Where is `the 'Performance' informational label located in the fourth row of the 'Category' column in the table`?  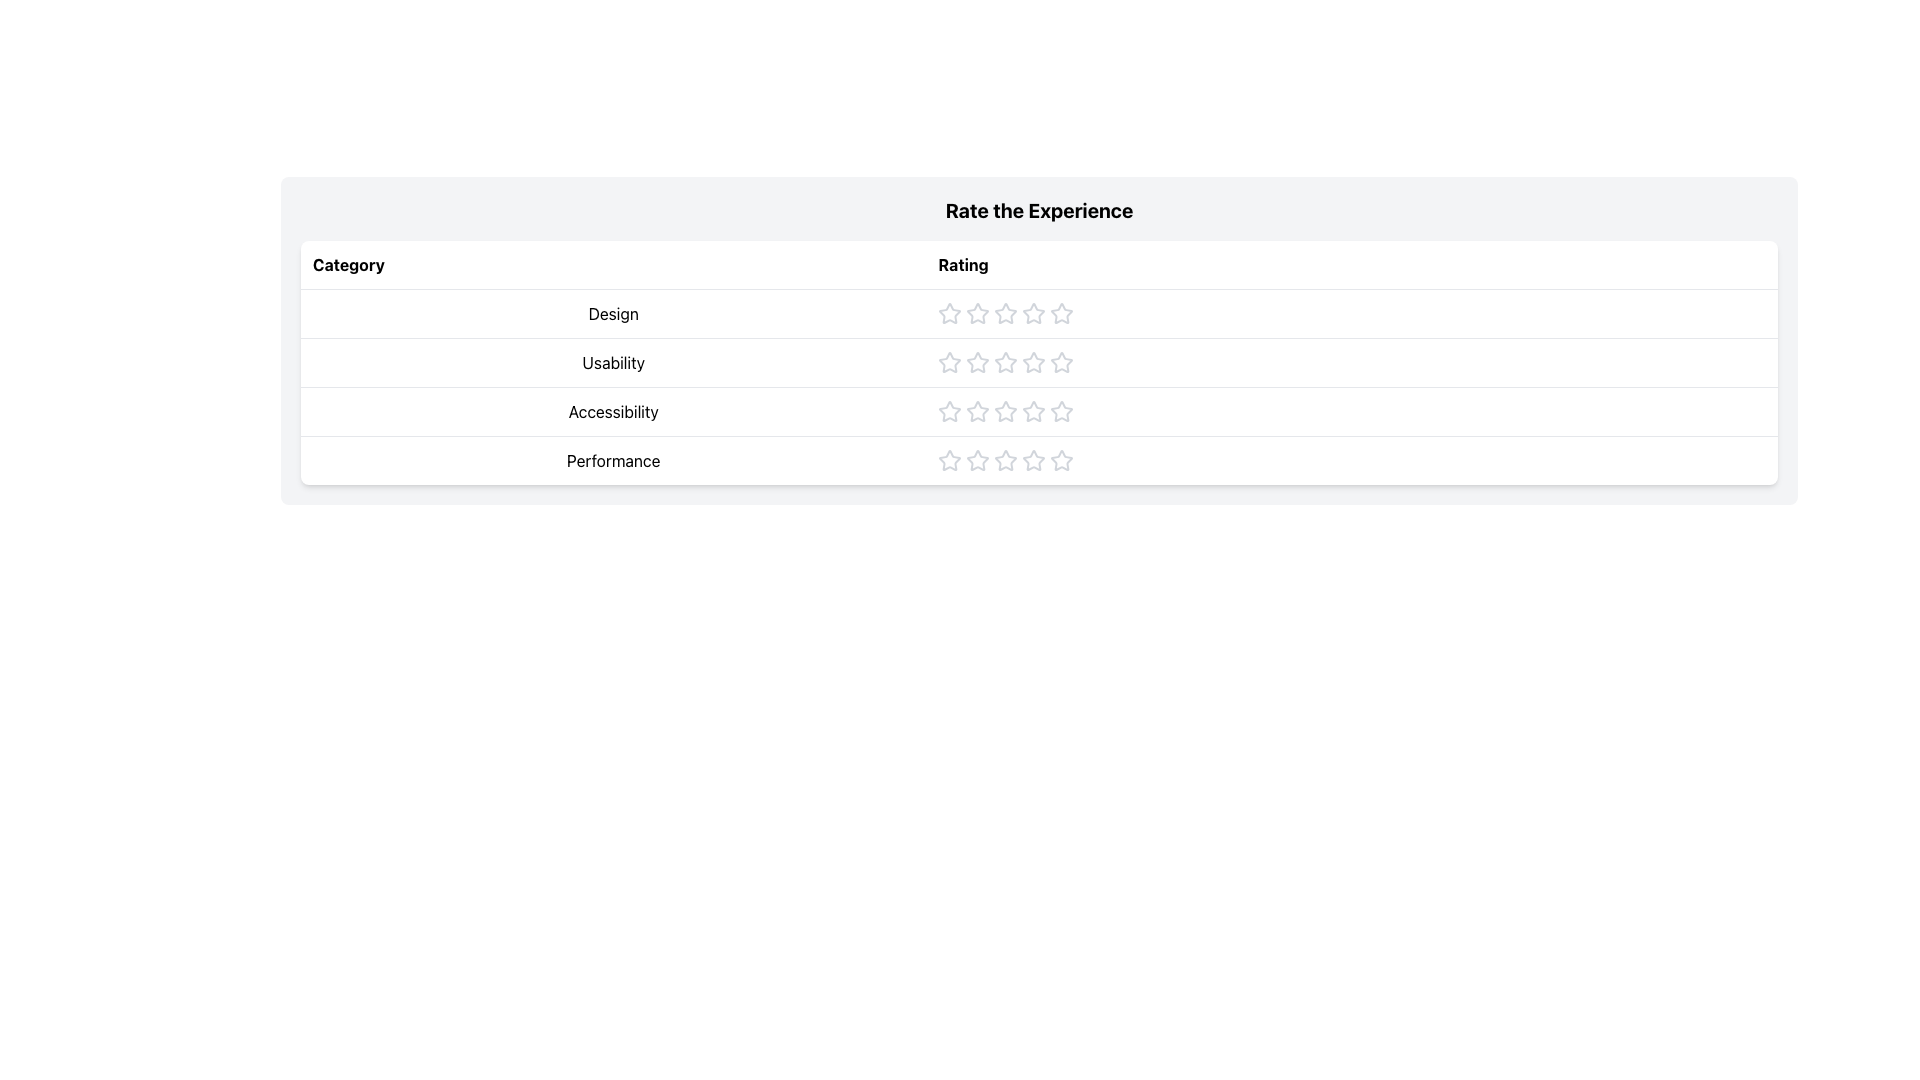 the 'Performance' informational label located in the fourth row of the 'Category' column in the table is located at coordinates (612, 460).